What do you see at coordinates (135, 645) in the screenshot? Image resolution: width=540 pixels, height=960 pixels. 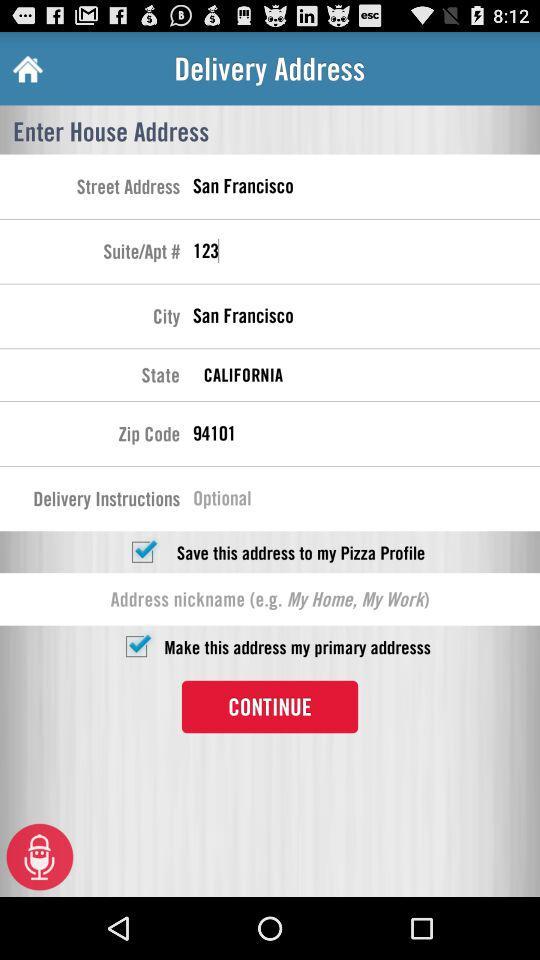 I see `switch primary address option` at bounding box center [135, 645].